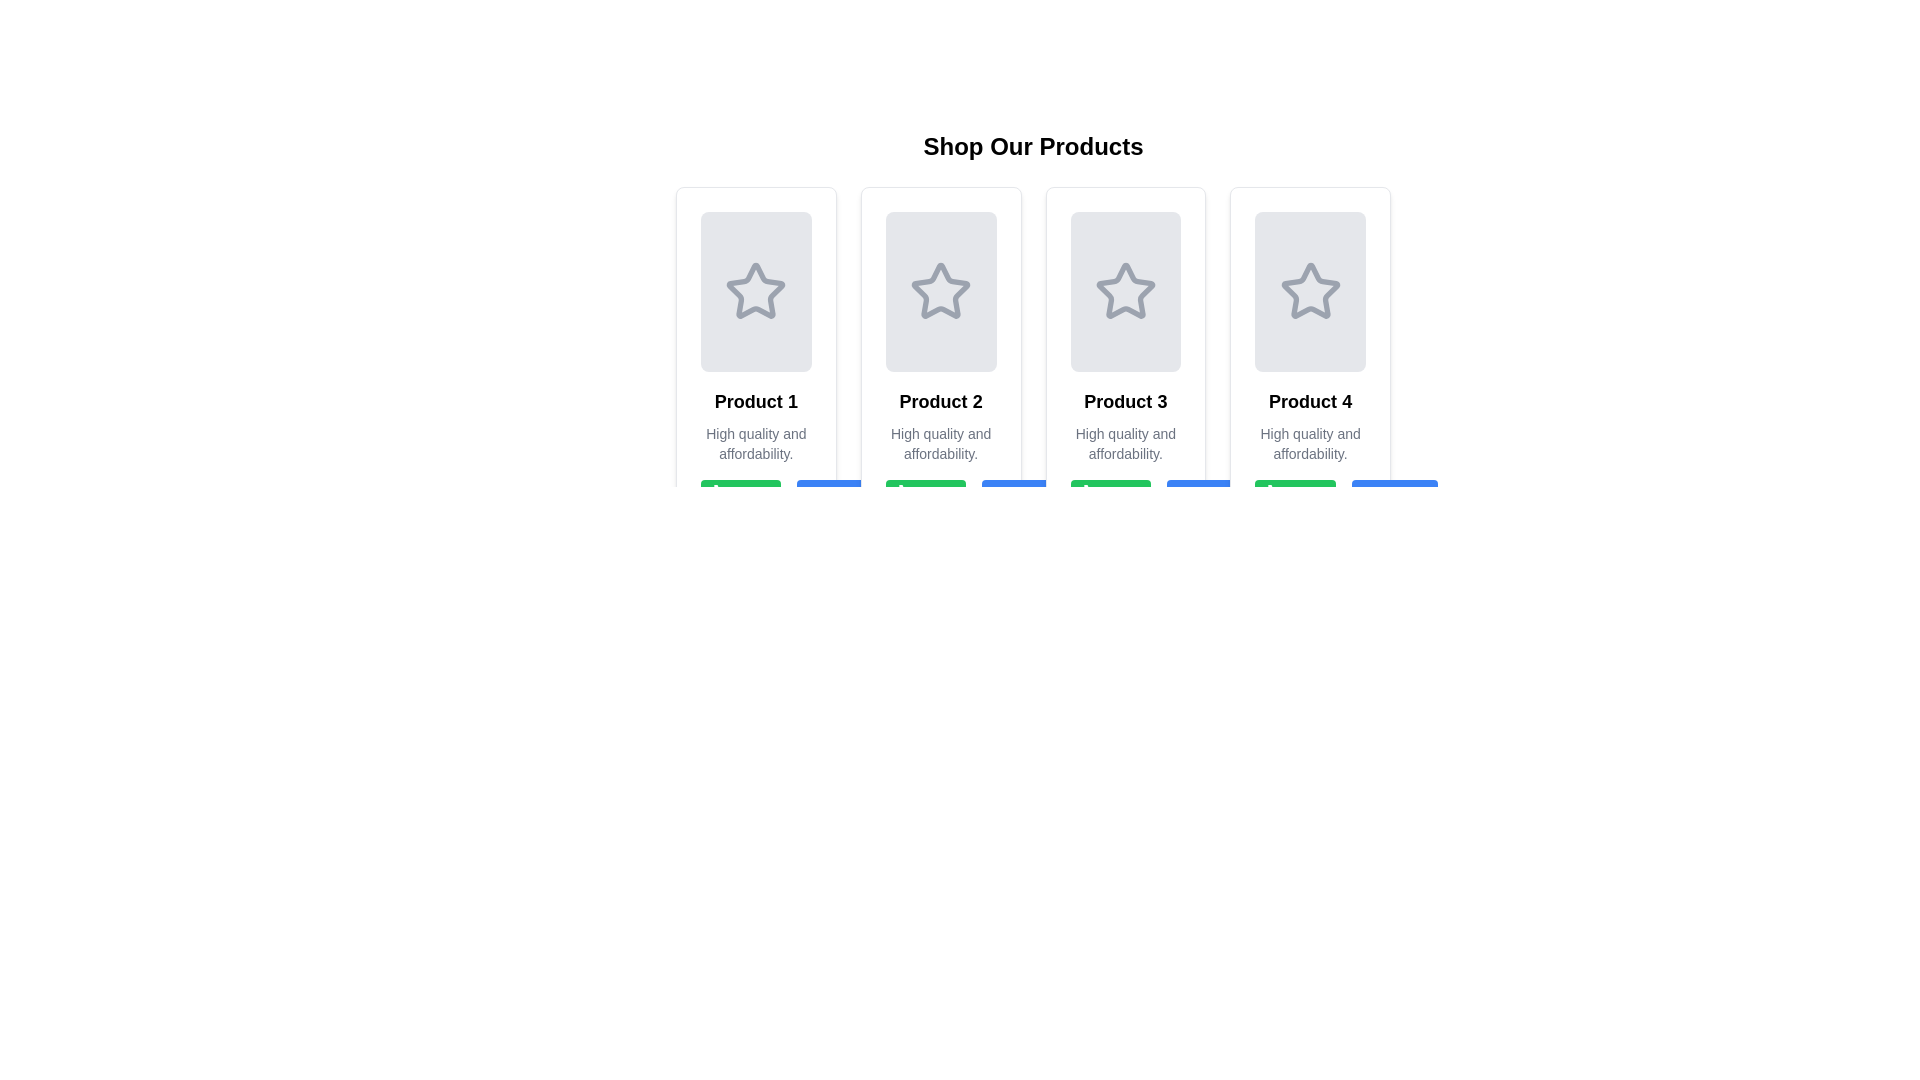 The width and height of the screenshot is (1920, 1080). Describe the element at coordinates (1278, 493) in the screenshot. I see `shopping cart icon element located within the 'Product 4' UI card for debugging purposes` at that location.